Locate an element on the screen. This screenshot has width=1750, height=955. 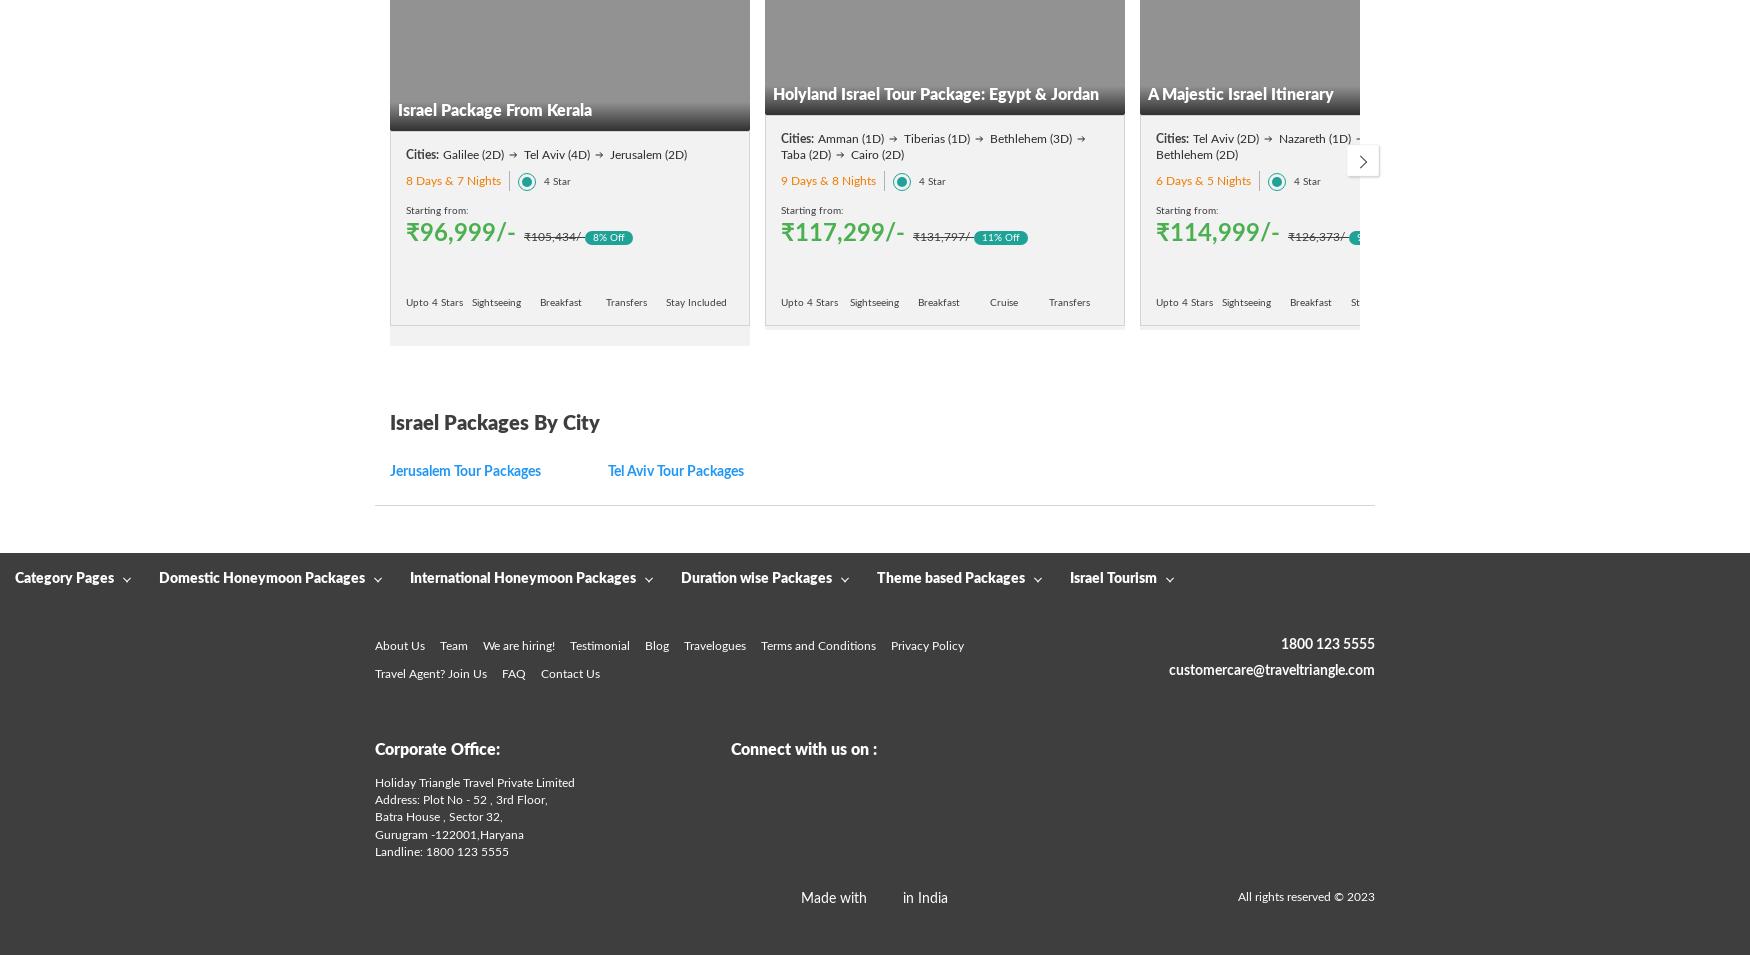
'Gurugram -' is located at coordinates (375, 834).